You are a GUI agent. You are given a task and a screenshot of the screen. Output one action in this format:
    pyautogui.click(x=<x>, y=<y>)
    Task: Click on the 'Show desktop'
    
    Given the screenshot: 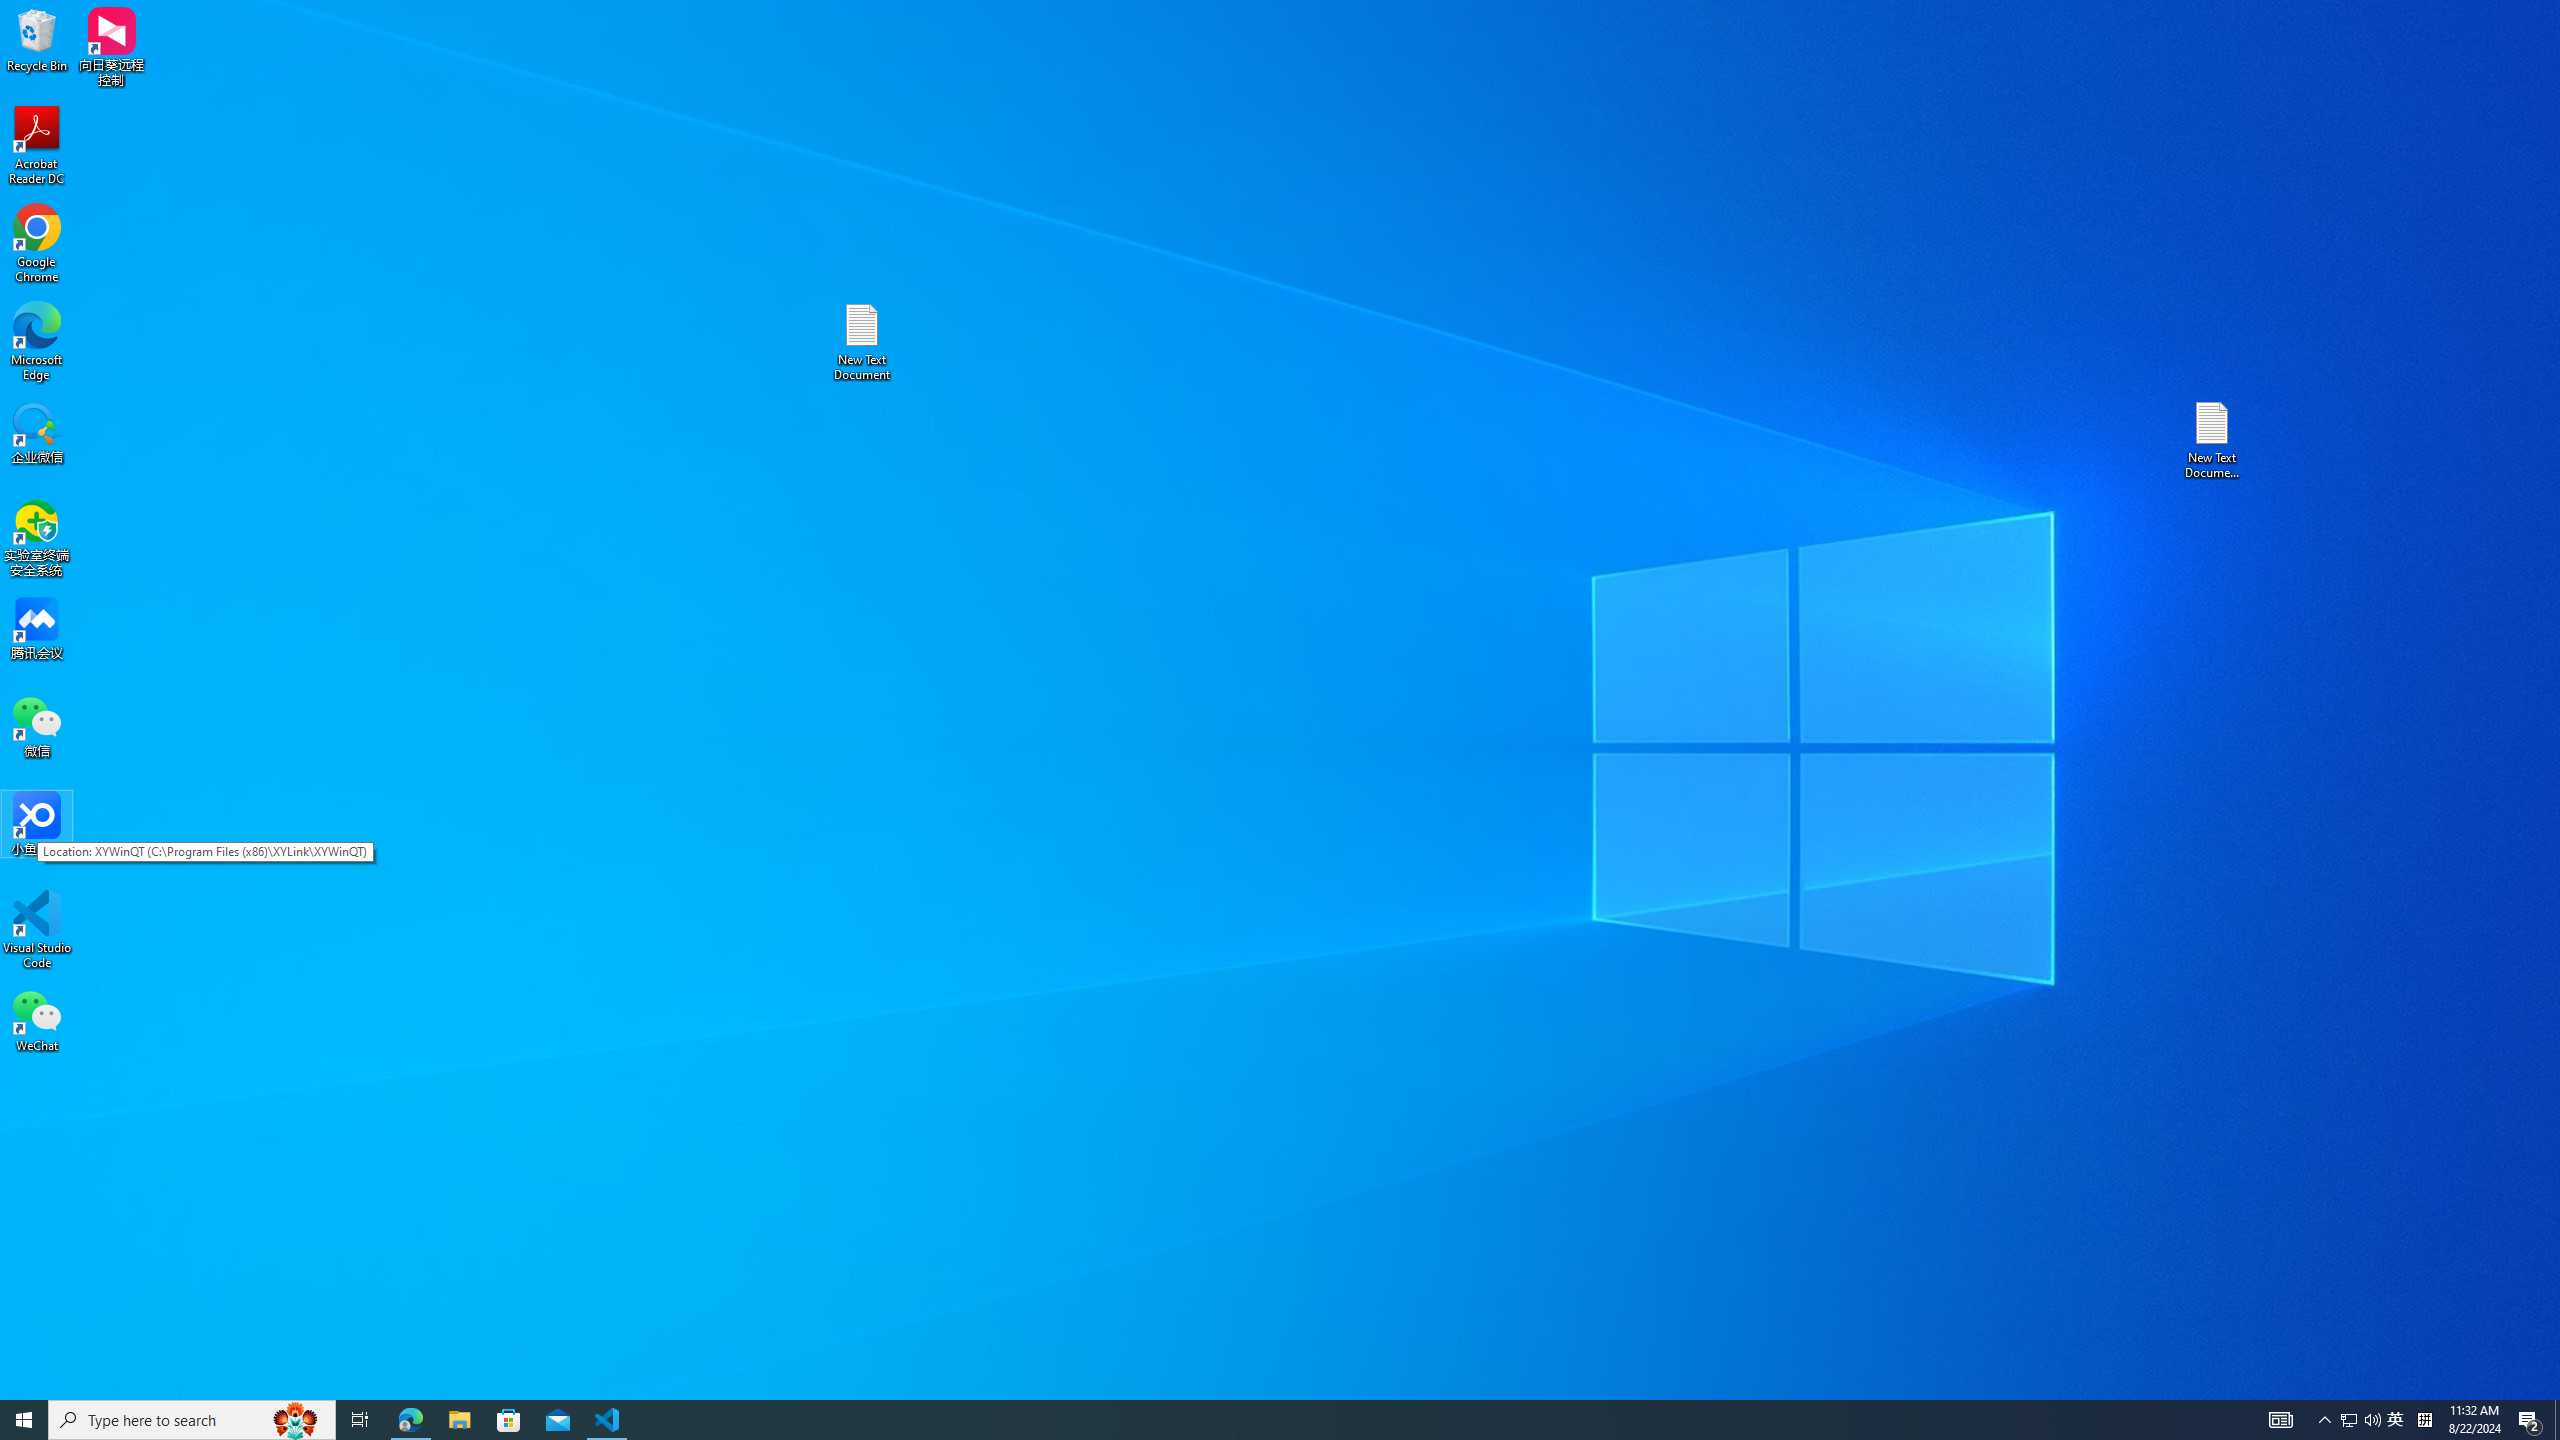 What is the action you would take?
    pyautogui.click(x=2556, y=1418)
    